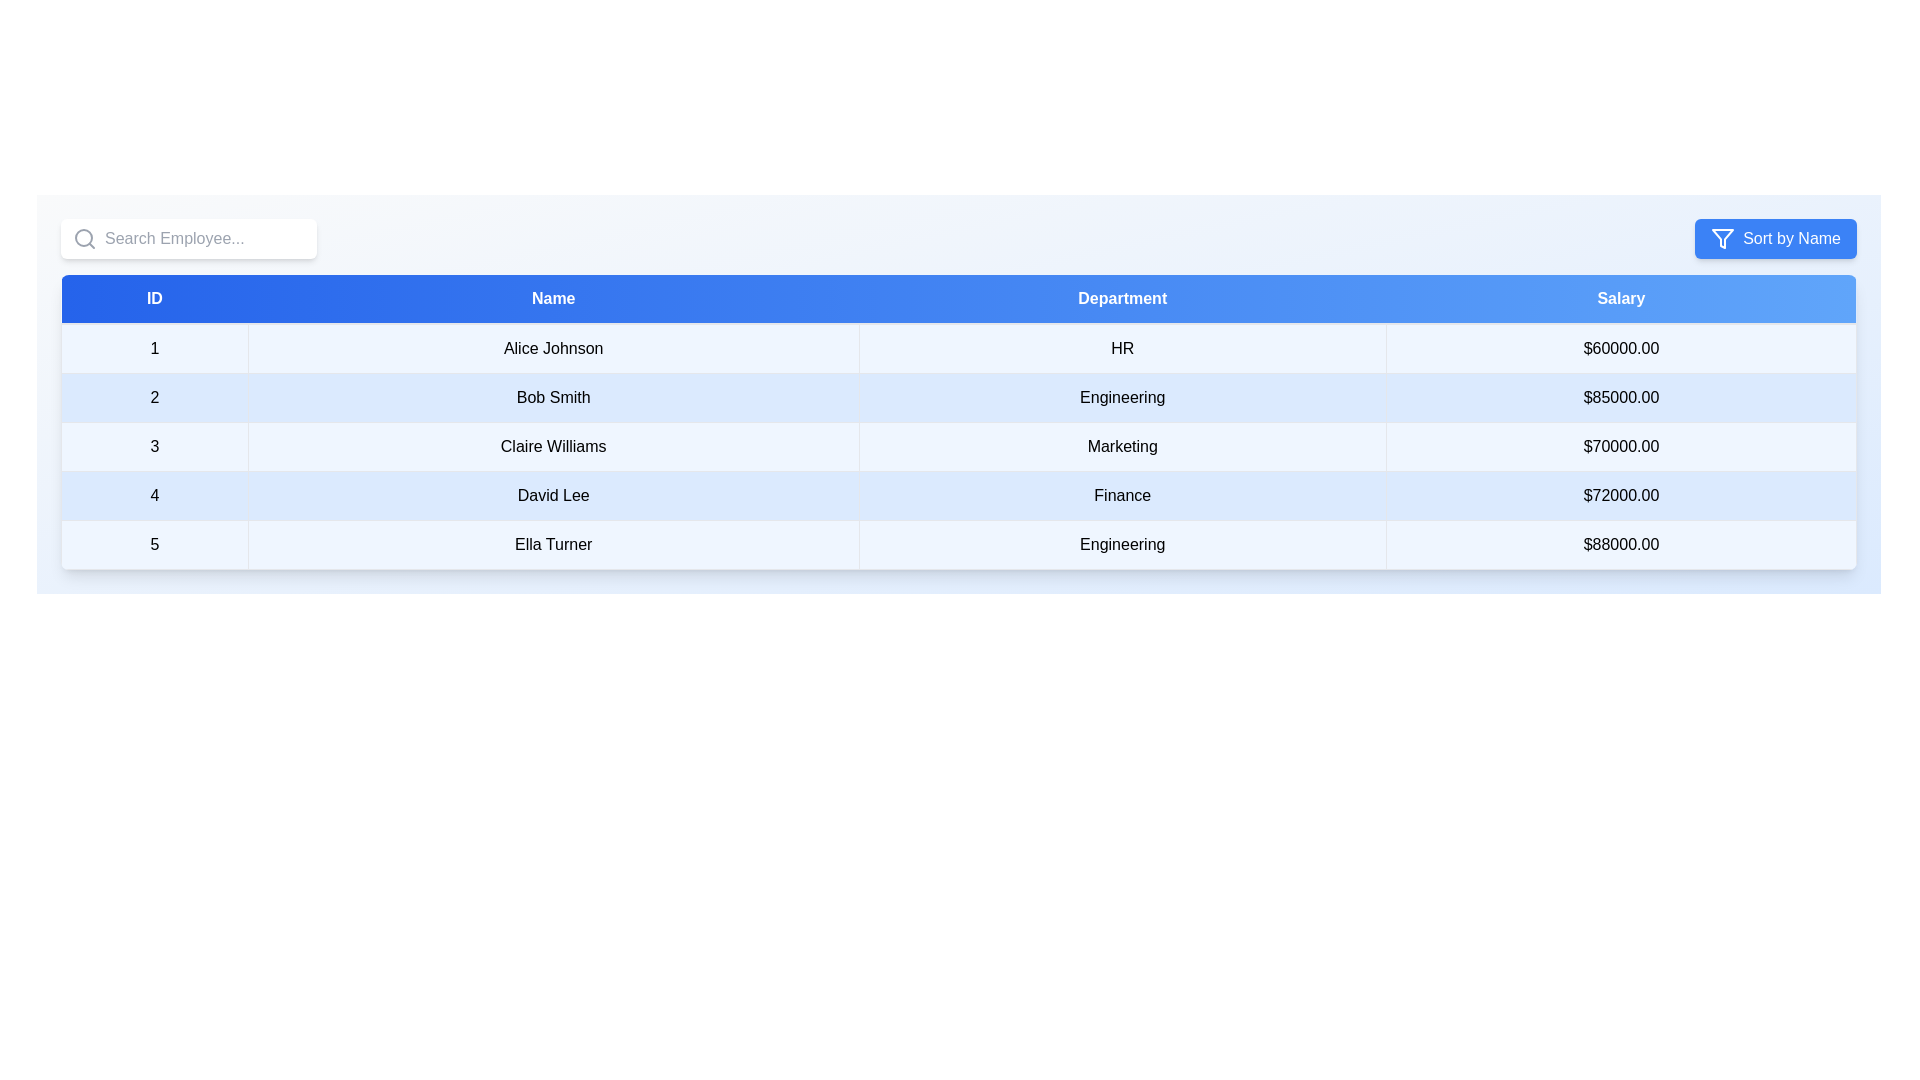  I want to click on the static text element displaying the digit '4', so click(153, 495).